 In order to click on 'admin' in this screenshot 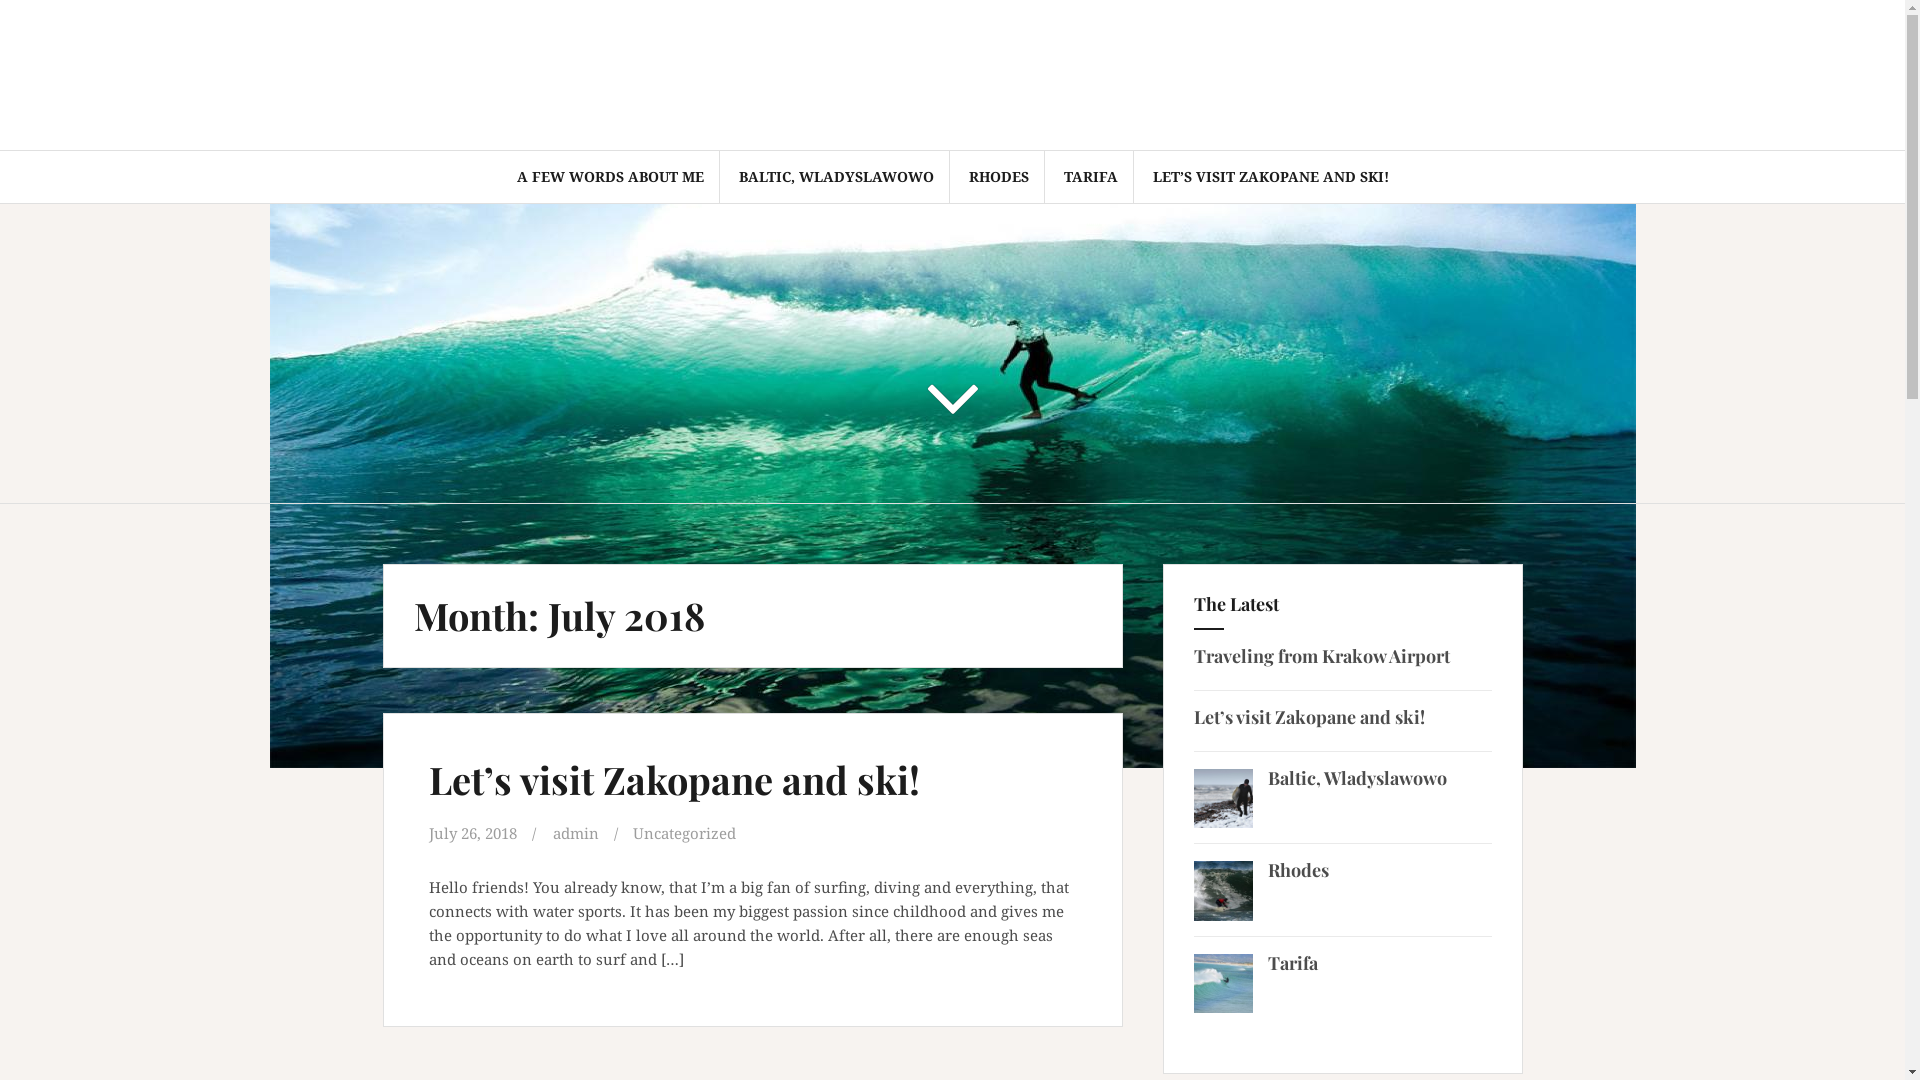, I will do `click(574, 833)`.